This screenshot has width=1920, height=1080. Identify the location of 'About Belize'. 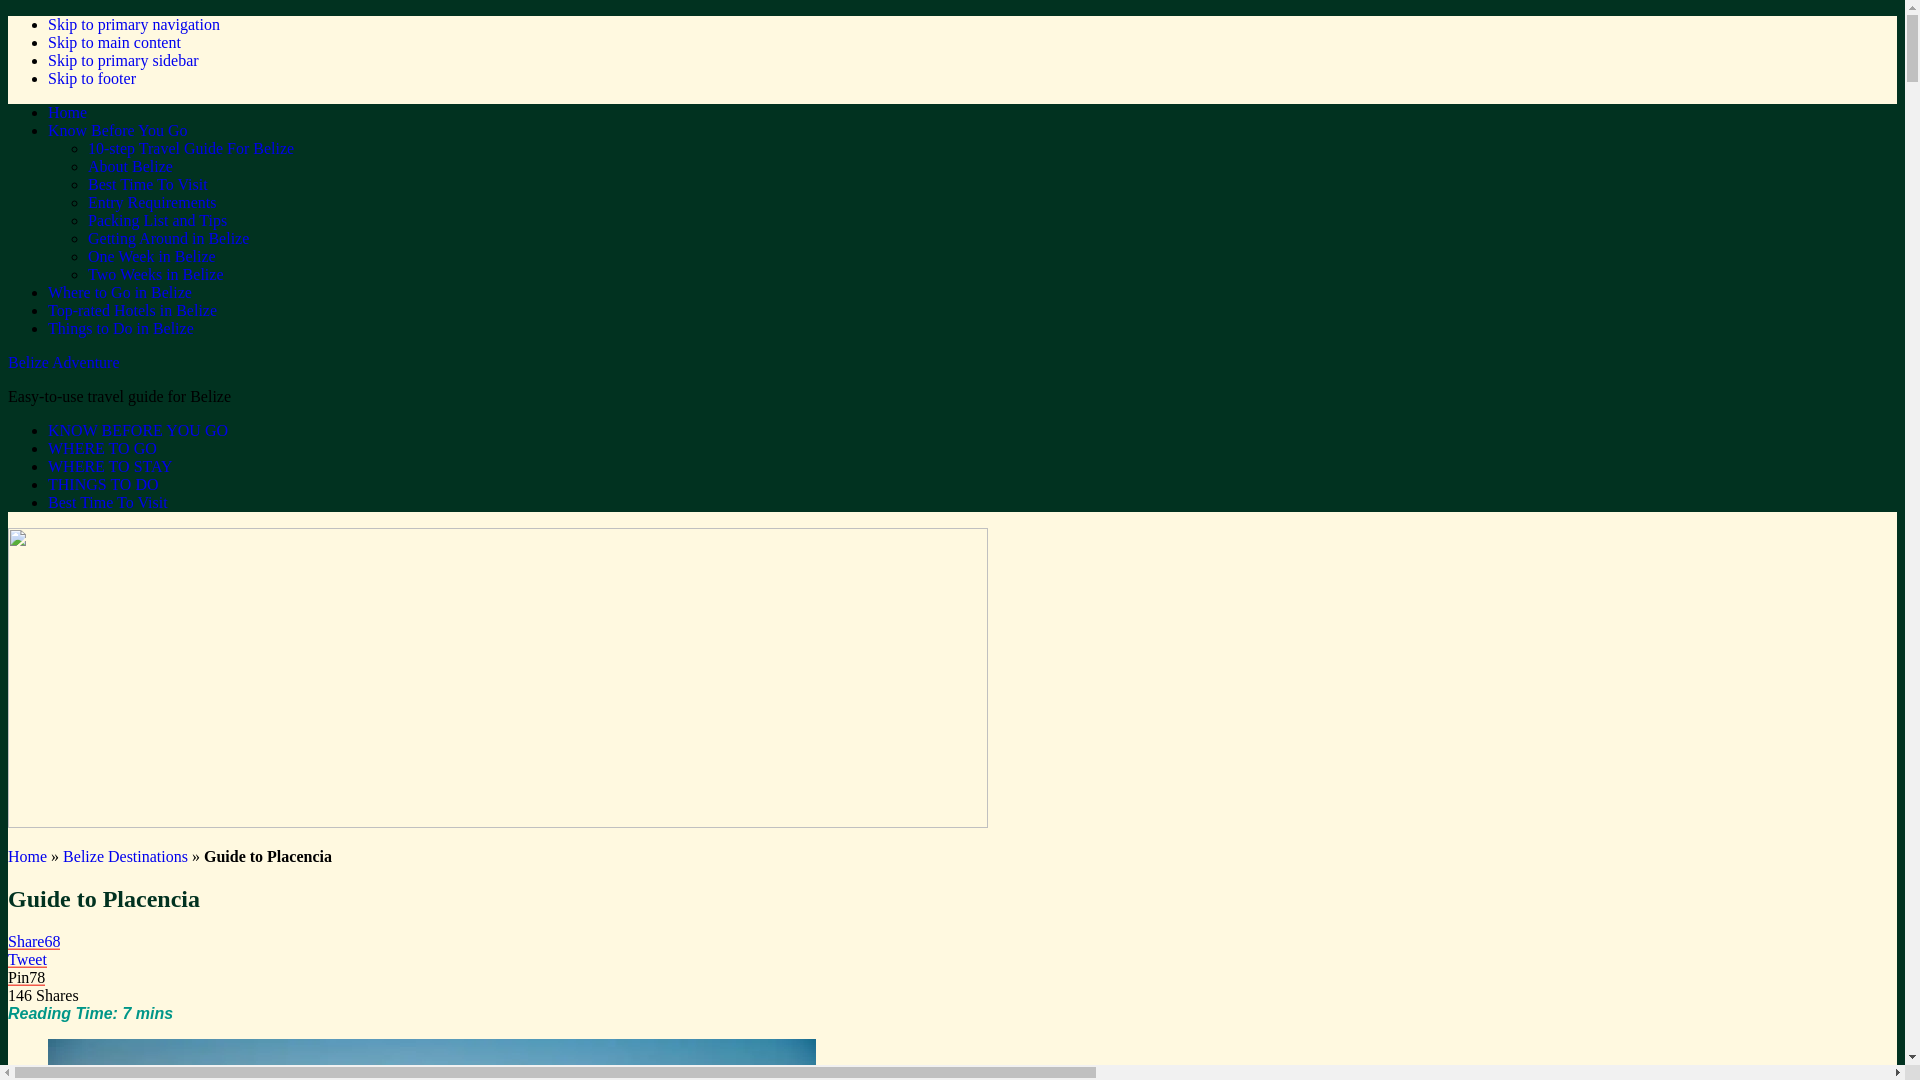
(86, 165).